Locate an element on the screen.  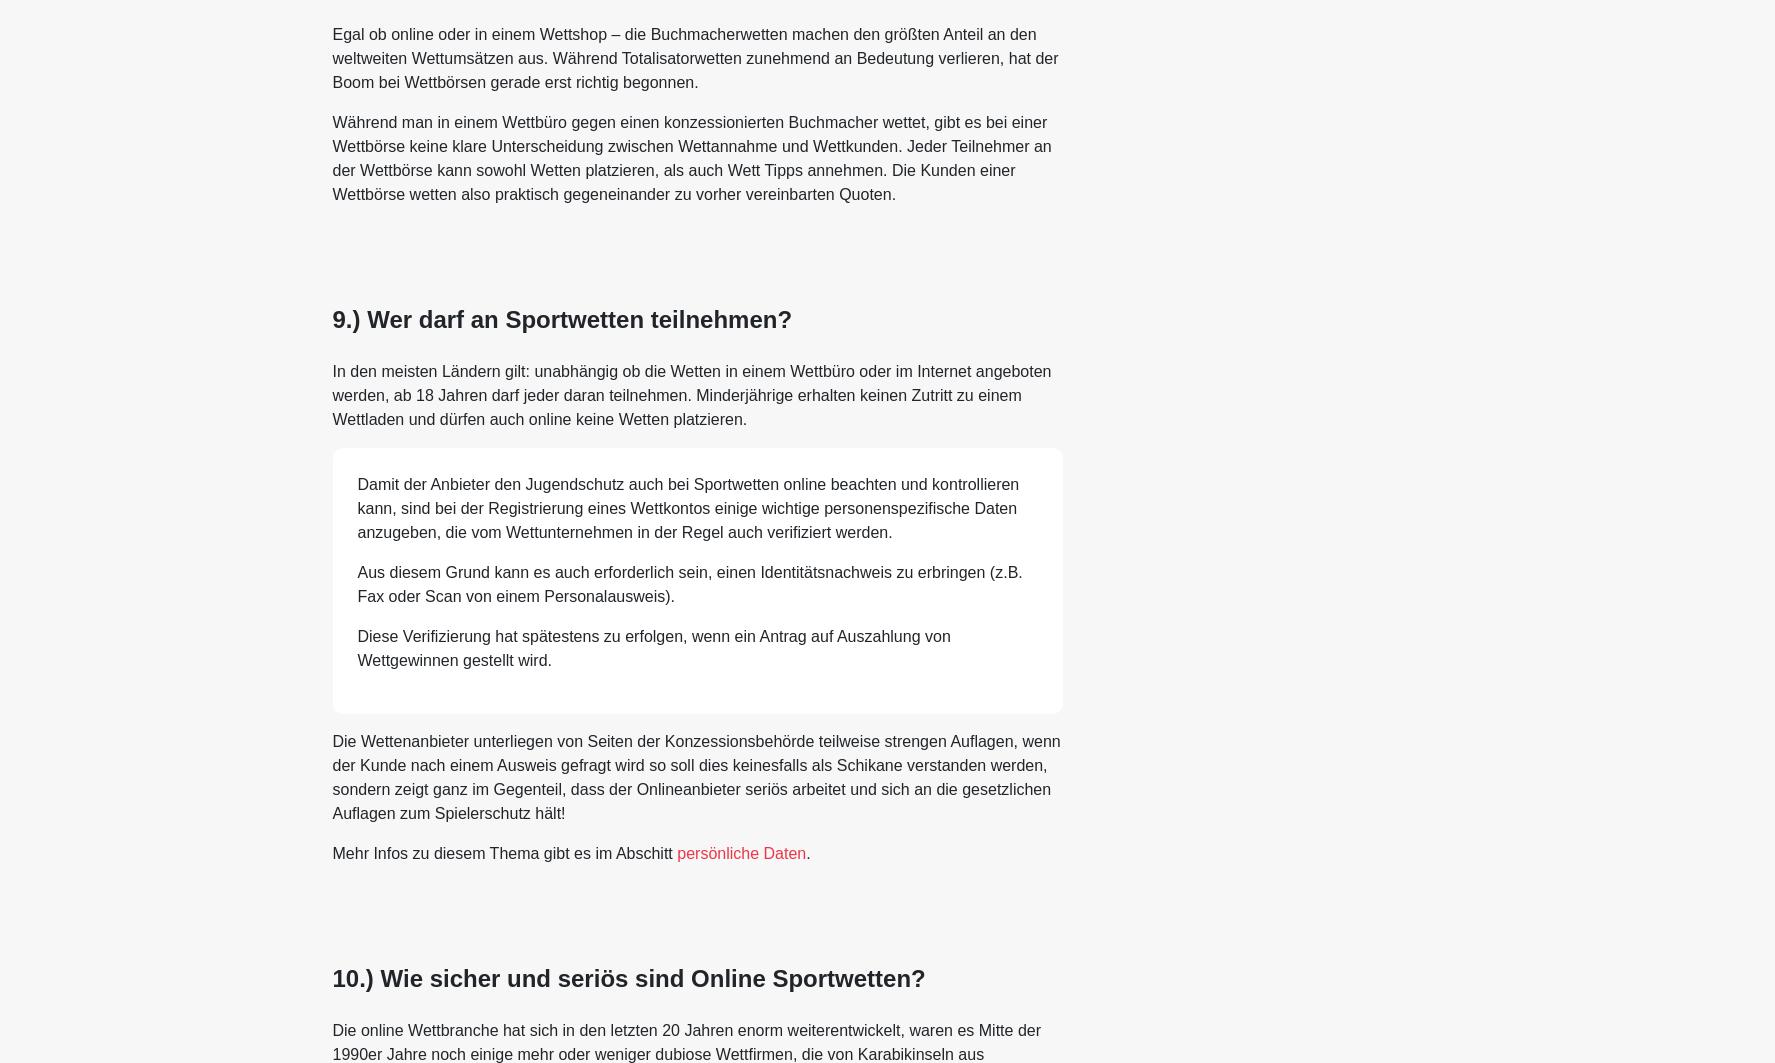
'Die Wettenanbieter unterliegen von Seiten der Konzessionsbehörde teilweise strengen Auflagen, wenn der Kunde nach einem Ausweis gefragt wird so soll dies keinesfalls als Schikane verstanden werden, sondern zeigt ganz im Gegenteil, dass der Onlineanbieter seriös arbeitet und sich an die gesetzlichen Auflagen zum Spielerschutz hält!' is located at coordinates (330, 775).